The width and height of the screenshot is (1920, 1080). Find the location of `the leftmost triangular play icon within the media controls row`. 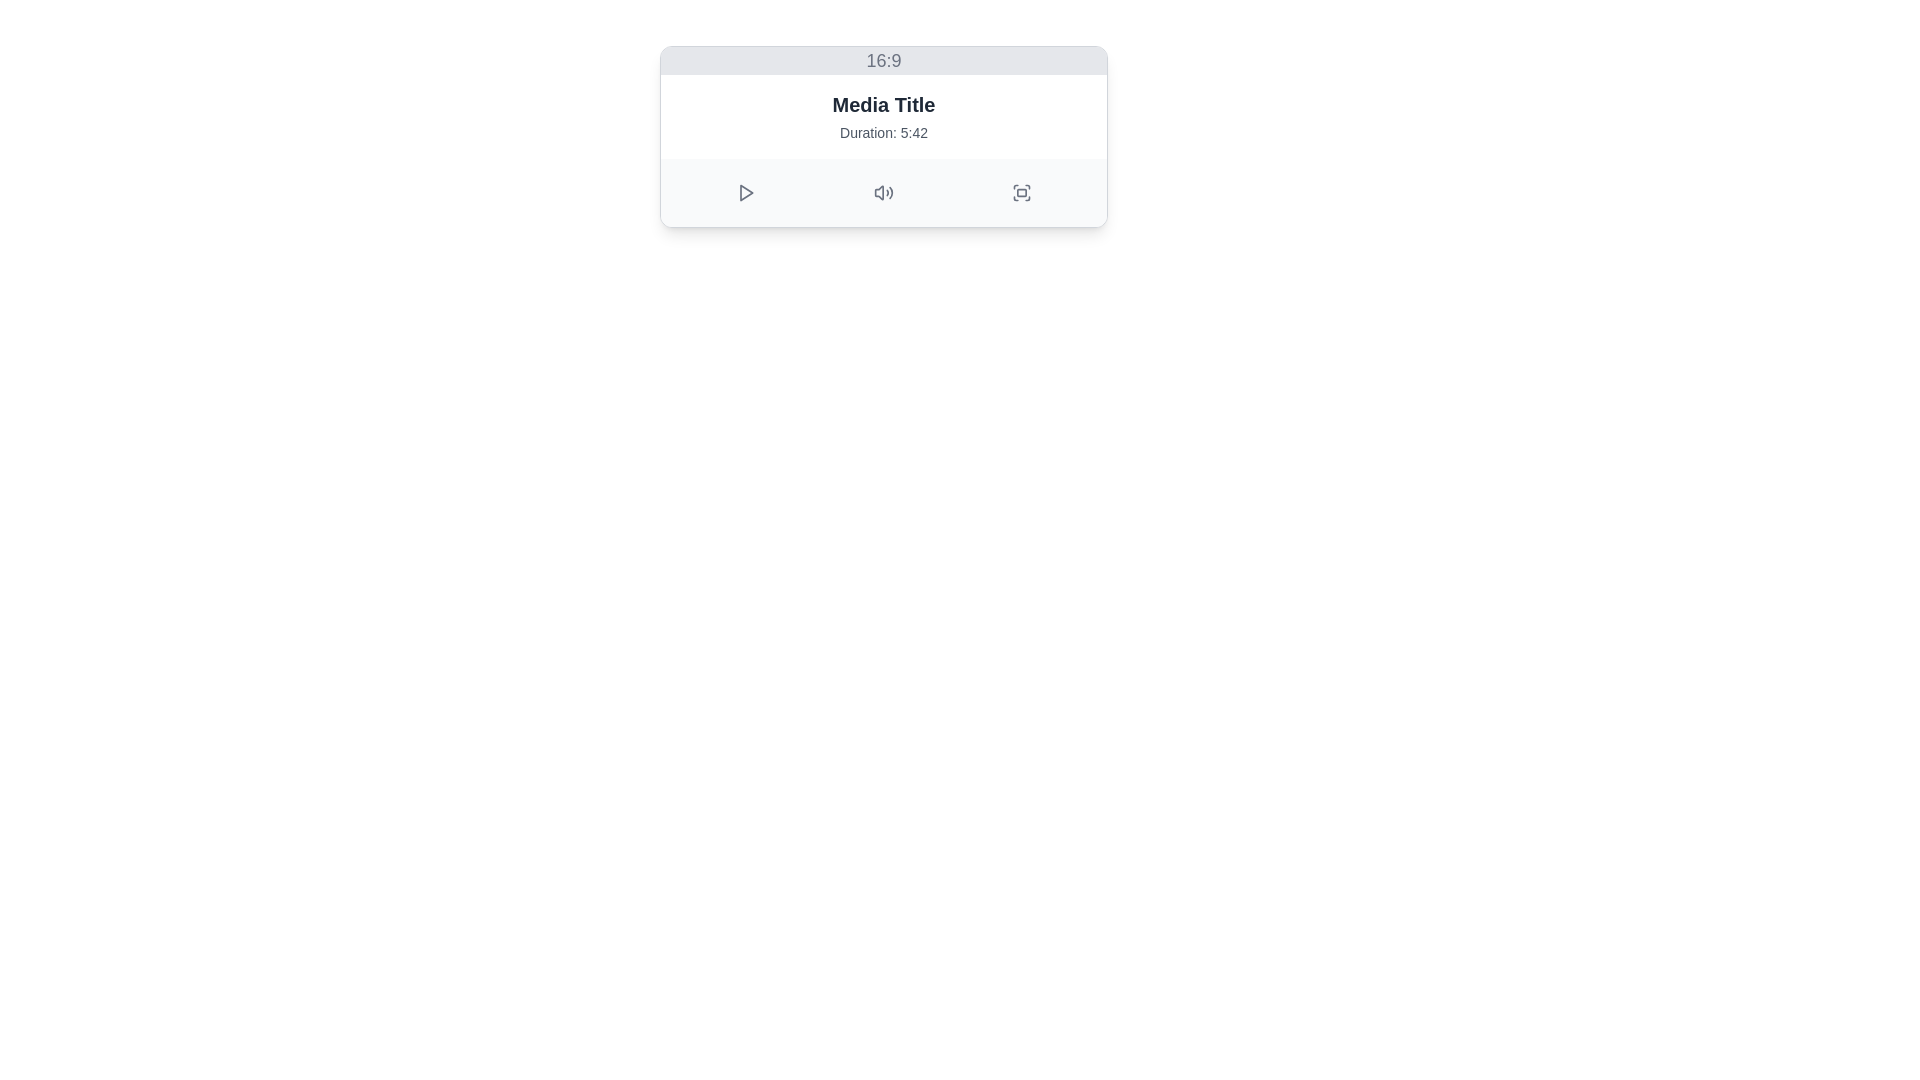

the leftmost triangular play icon within the media controls row is located at coordinates (745, 192).